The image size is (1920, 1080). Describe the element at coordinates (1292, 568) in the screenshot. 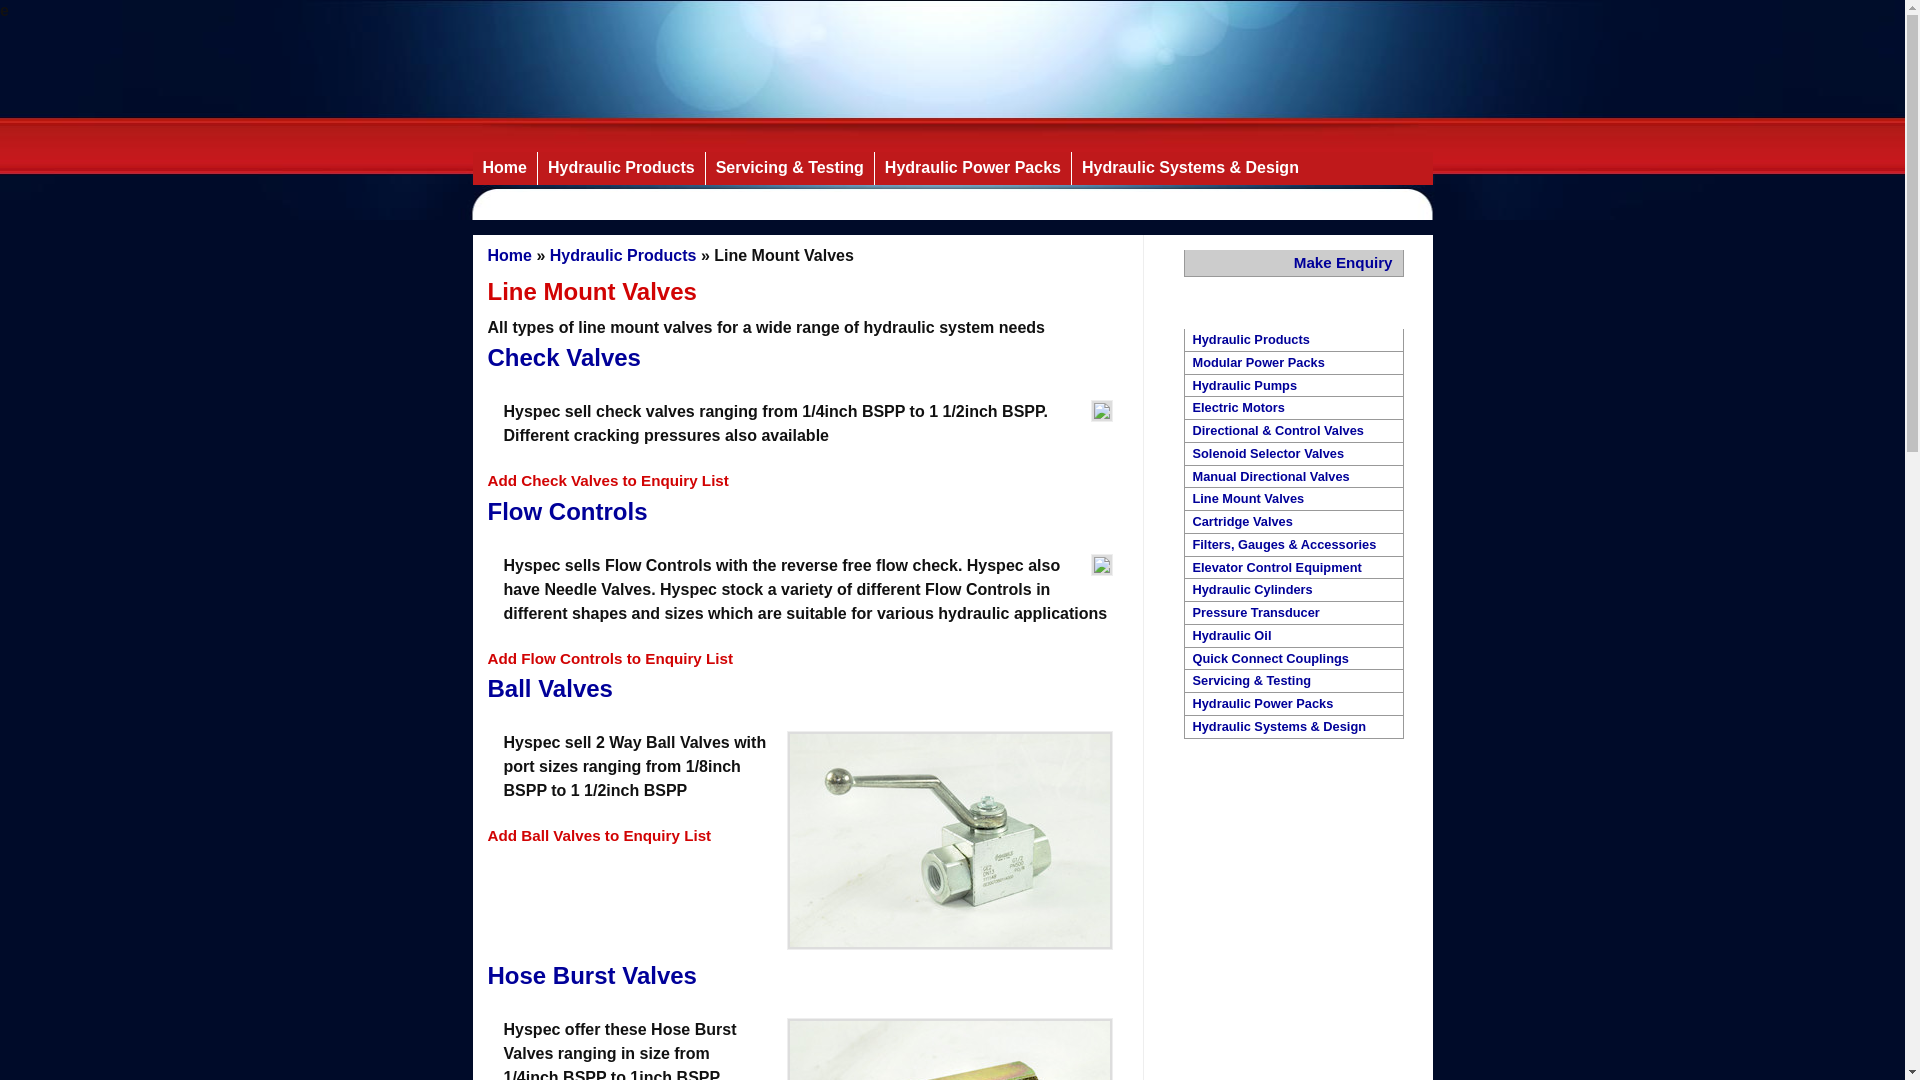

I see `'Elevator Control Equipment'` at that location.